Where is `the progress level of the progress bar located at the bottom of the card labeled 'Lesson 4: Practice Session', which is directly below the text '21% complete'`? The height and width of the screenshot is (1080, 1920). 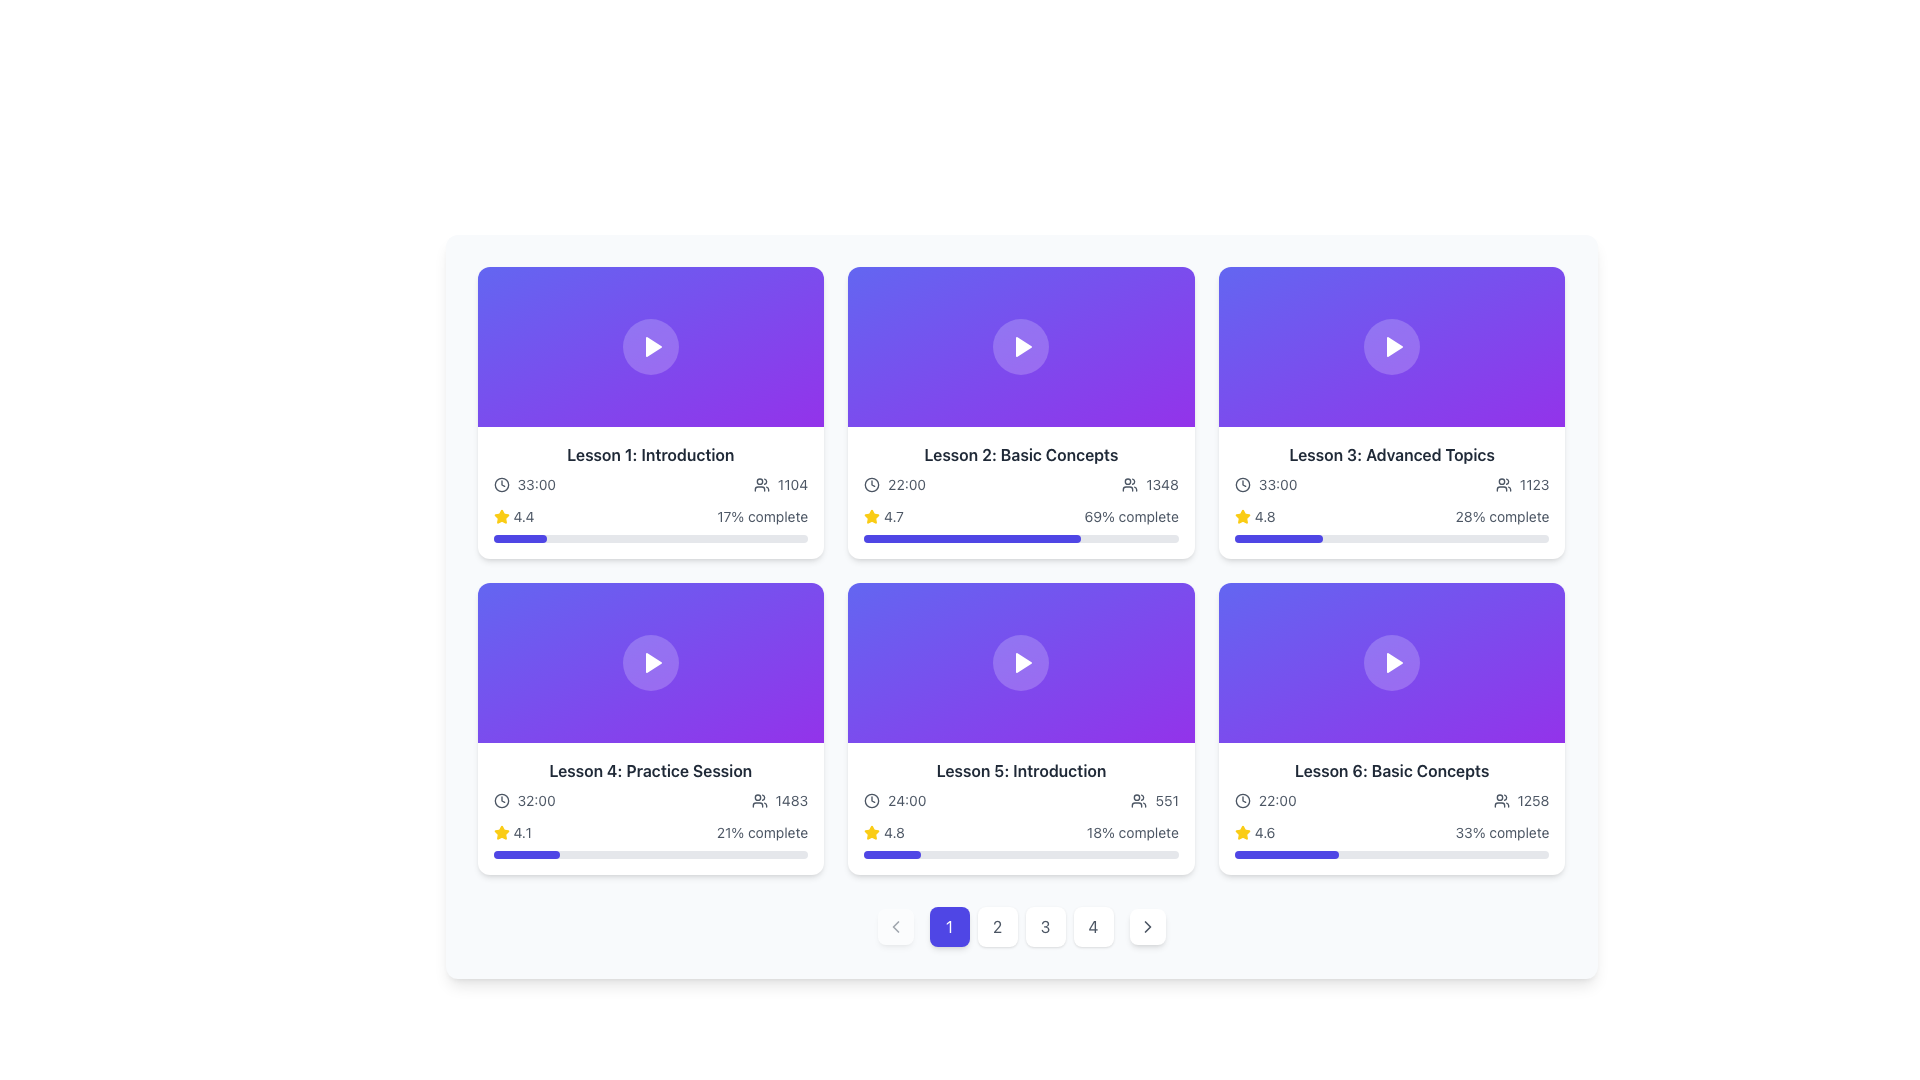
the progress level of the progress bar located at the bottom of the card labeled 'Lesson 4: Practice Session', which is directly below the text '21% complete' is located at coordinates (650, 855).